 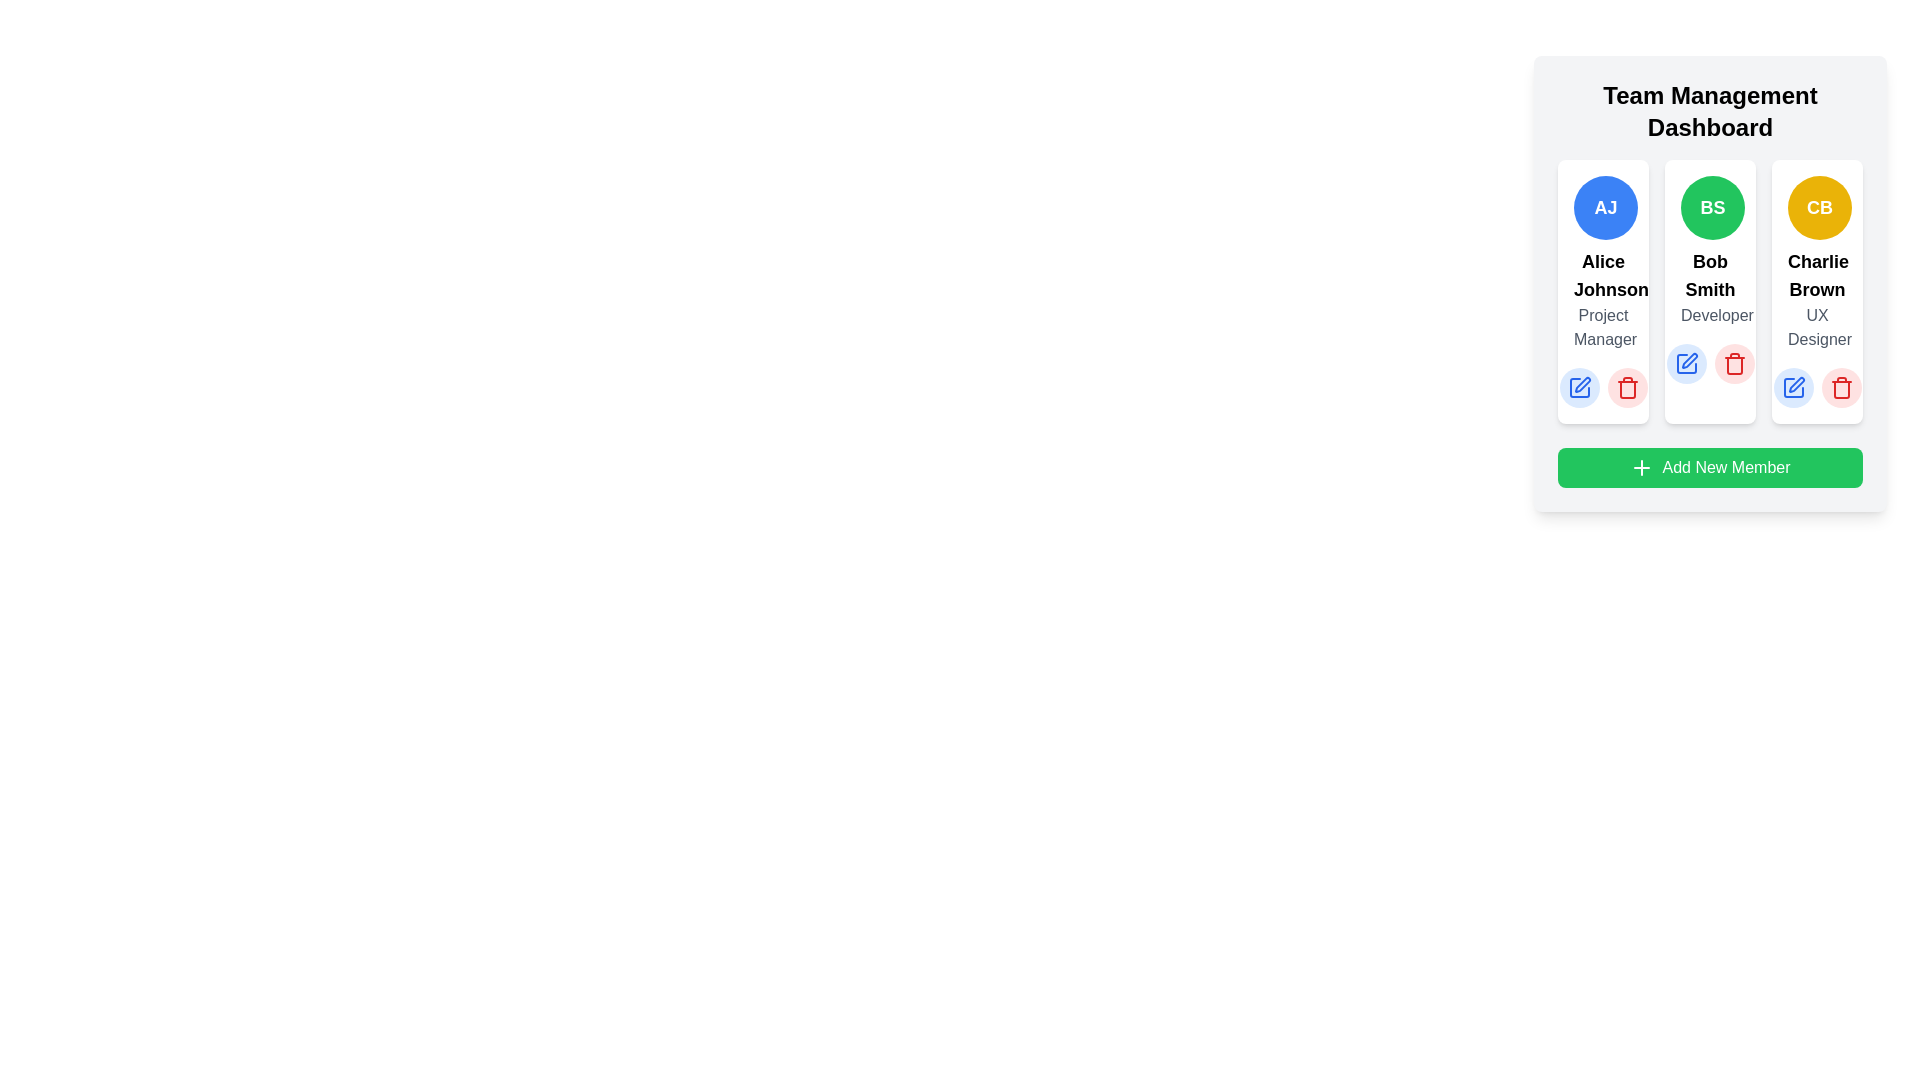 What do you see at coordinates (1709, 467) in the screenshot?
I see `the 'Add New Member' button with a green background and a plus icon to initiate adding a new member` at bounding box center [1709, 467].